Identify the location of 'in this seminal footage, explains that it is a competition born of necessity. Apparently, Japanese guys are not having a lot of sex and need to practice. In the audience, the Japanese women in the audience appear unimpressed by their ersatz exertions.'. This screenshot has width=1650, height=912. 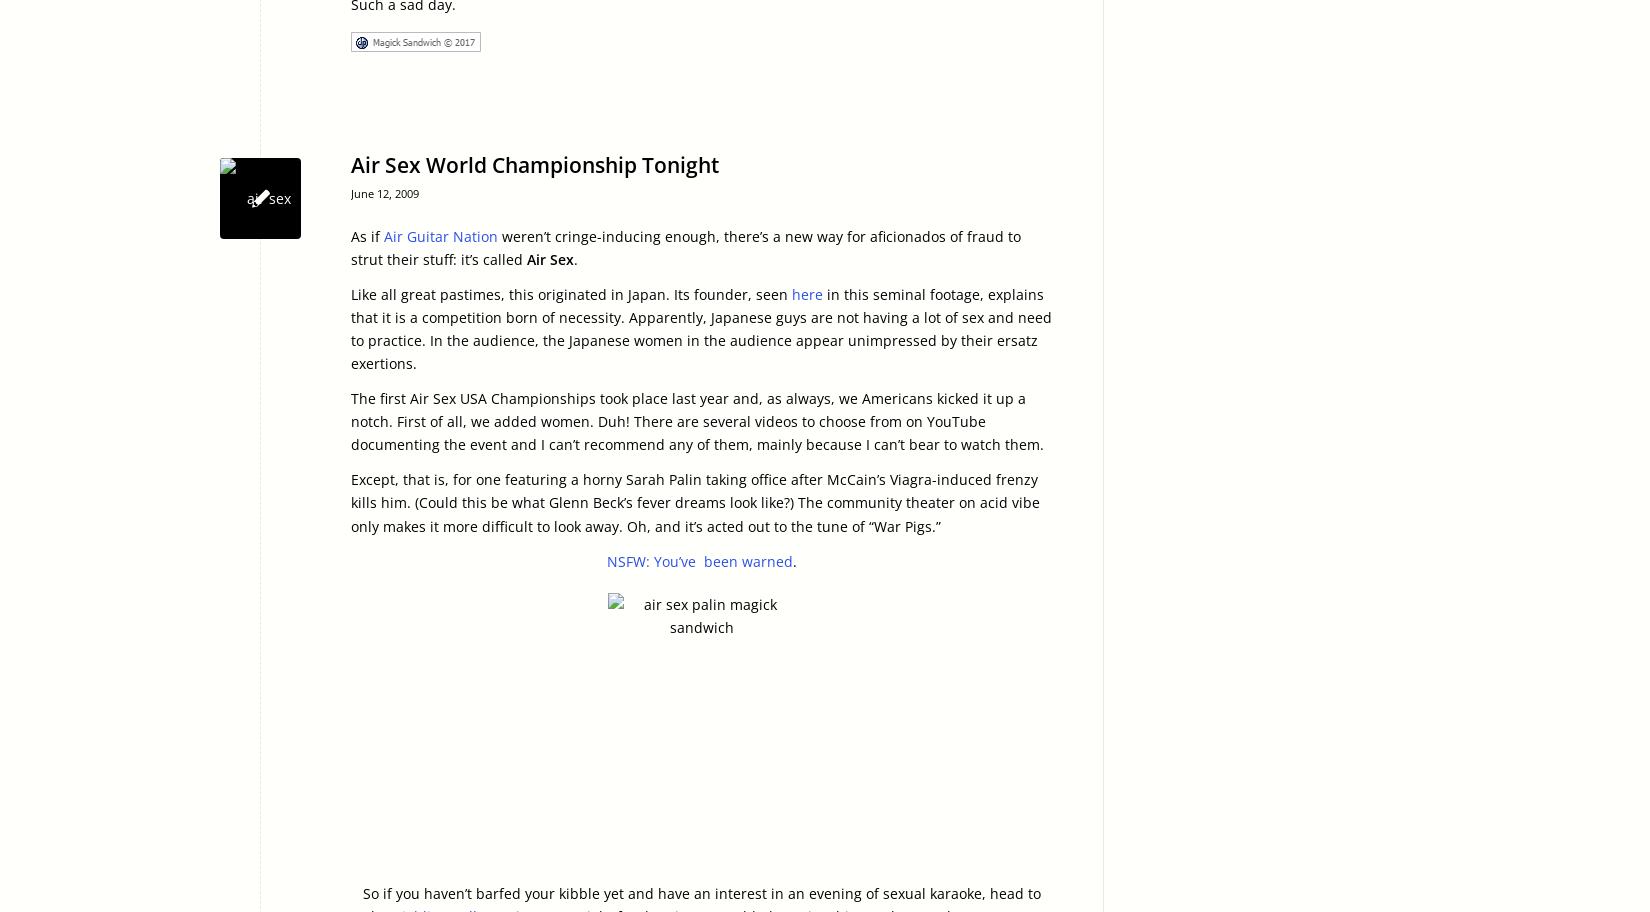
(700, 328).